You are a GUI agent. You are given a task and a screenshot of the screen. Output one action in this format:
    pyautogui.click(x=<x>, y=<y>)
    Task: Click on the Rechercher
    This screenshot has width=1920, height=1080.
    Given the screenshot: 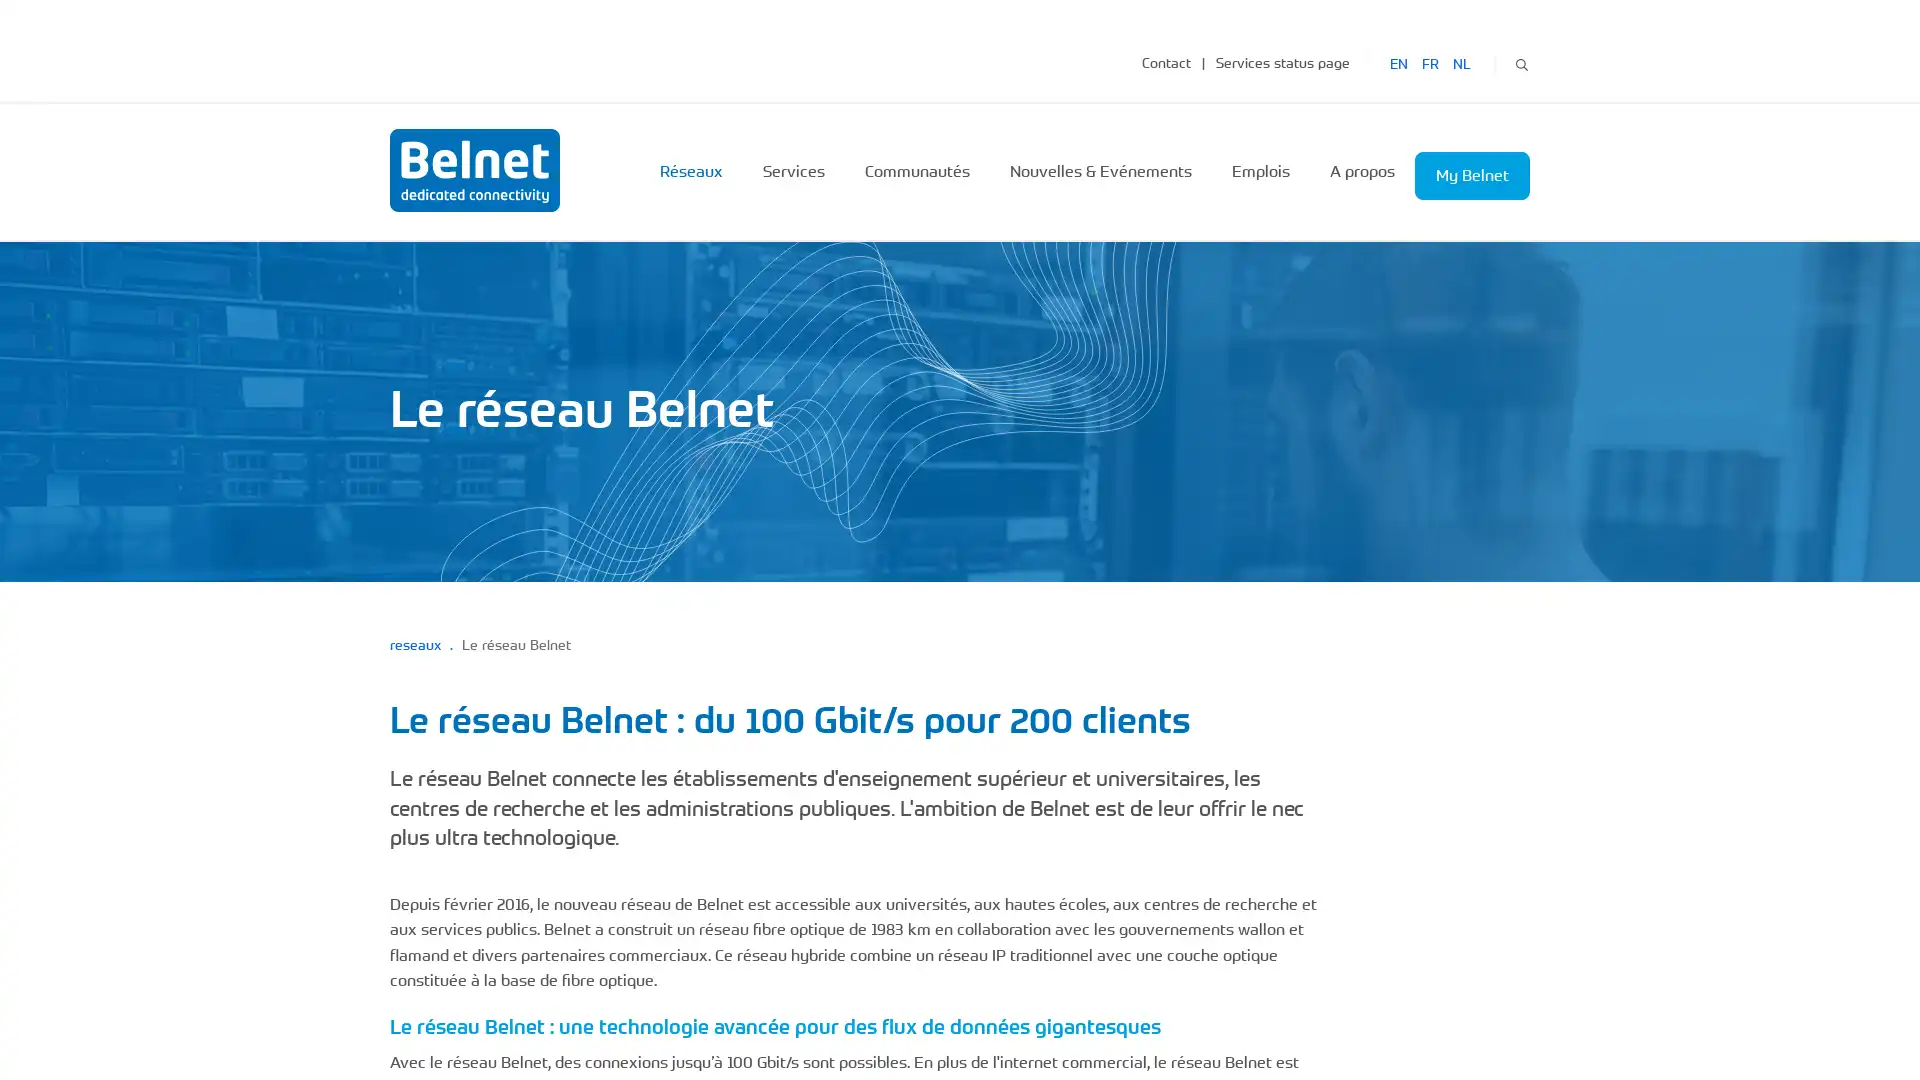 What is the action you would take?
    pyautogui.click(x=1520, y=61)
    